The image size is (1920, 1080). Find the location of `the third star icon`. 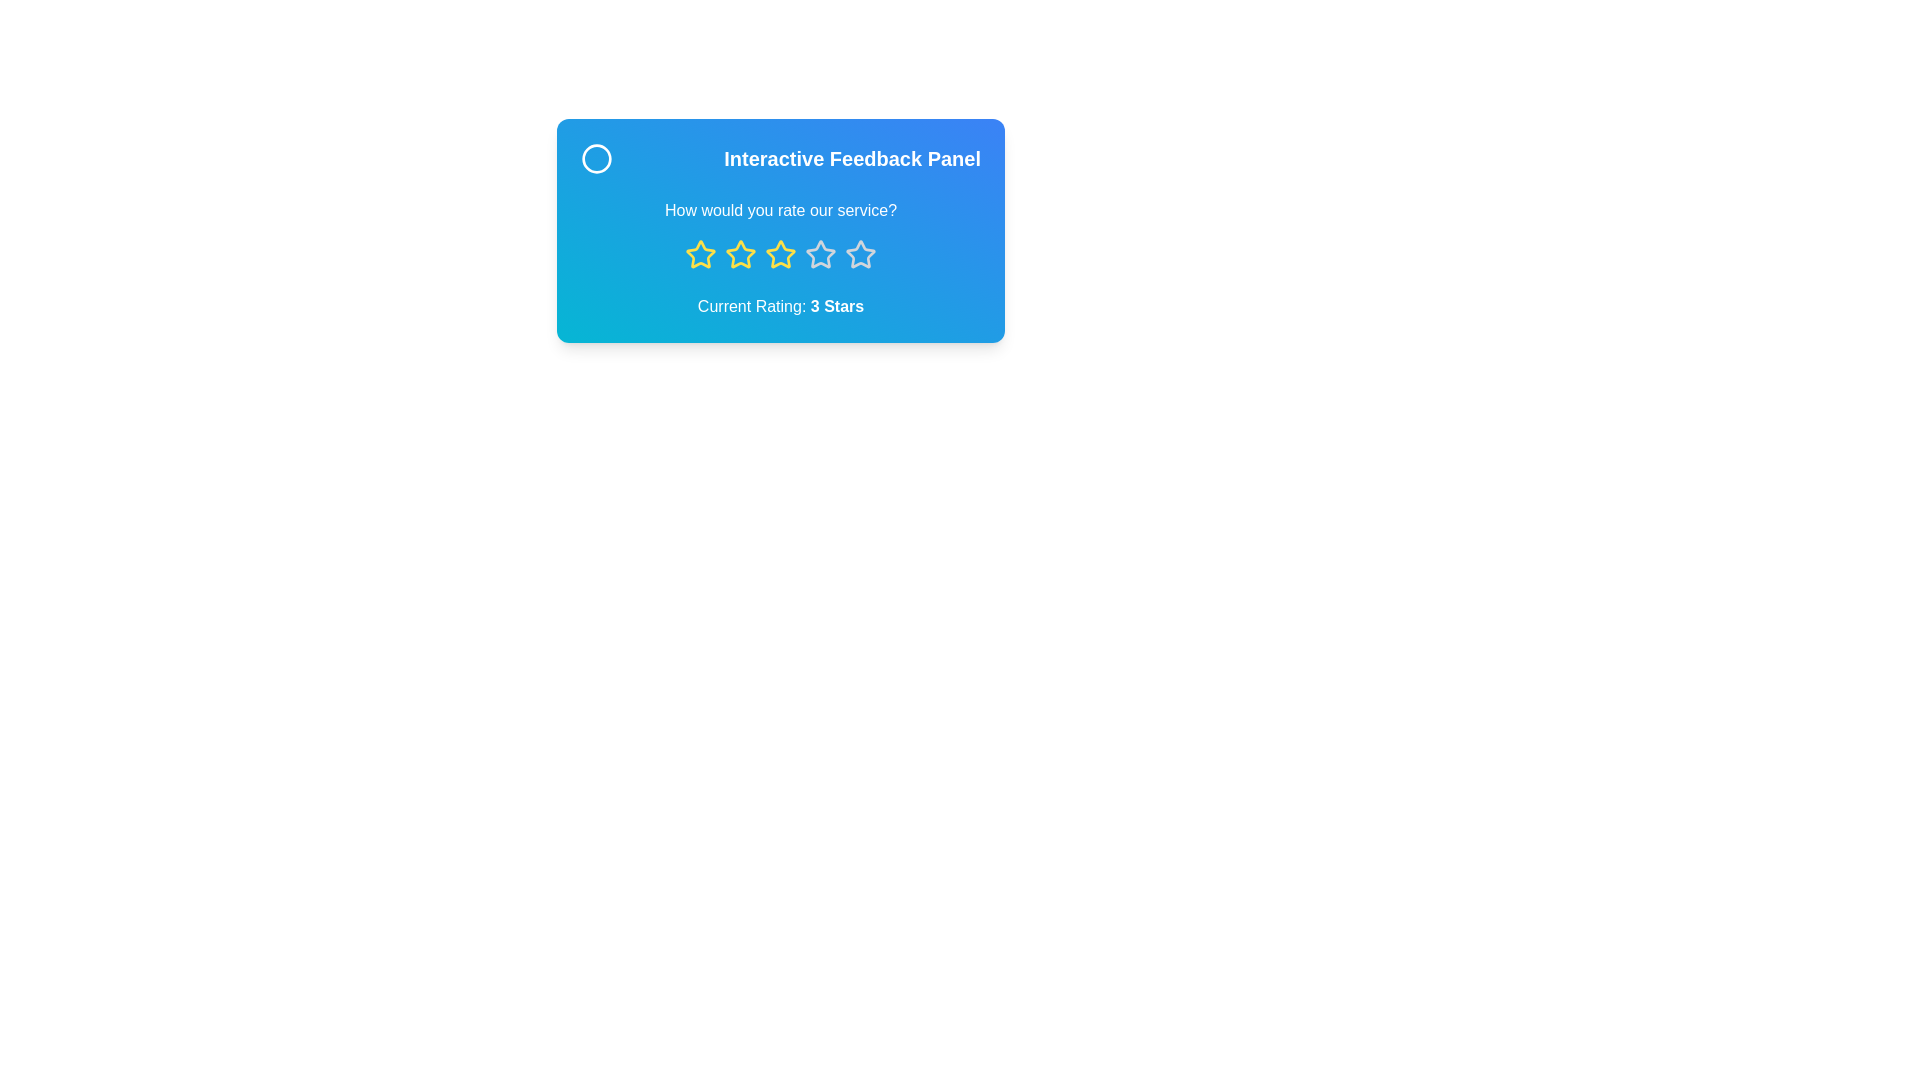

the third star icon is located at coordinates (780, 253).